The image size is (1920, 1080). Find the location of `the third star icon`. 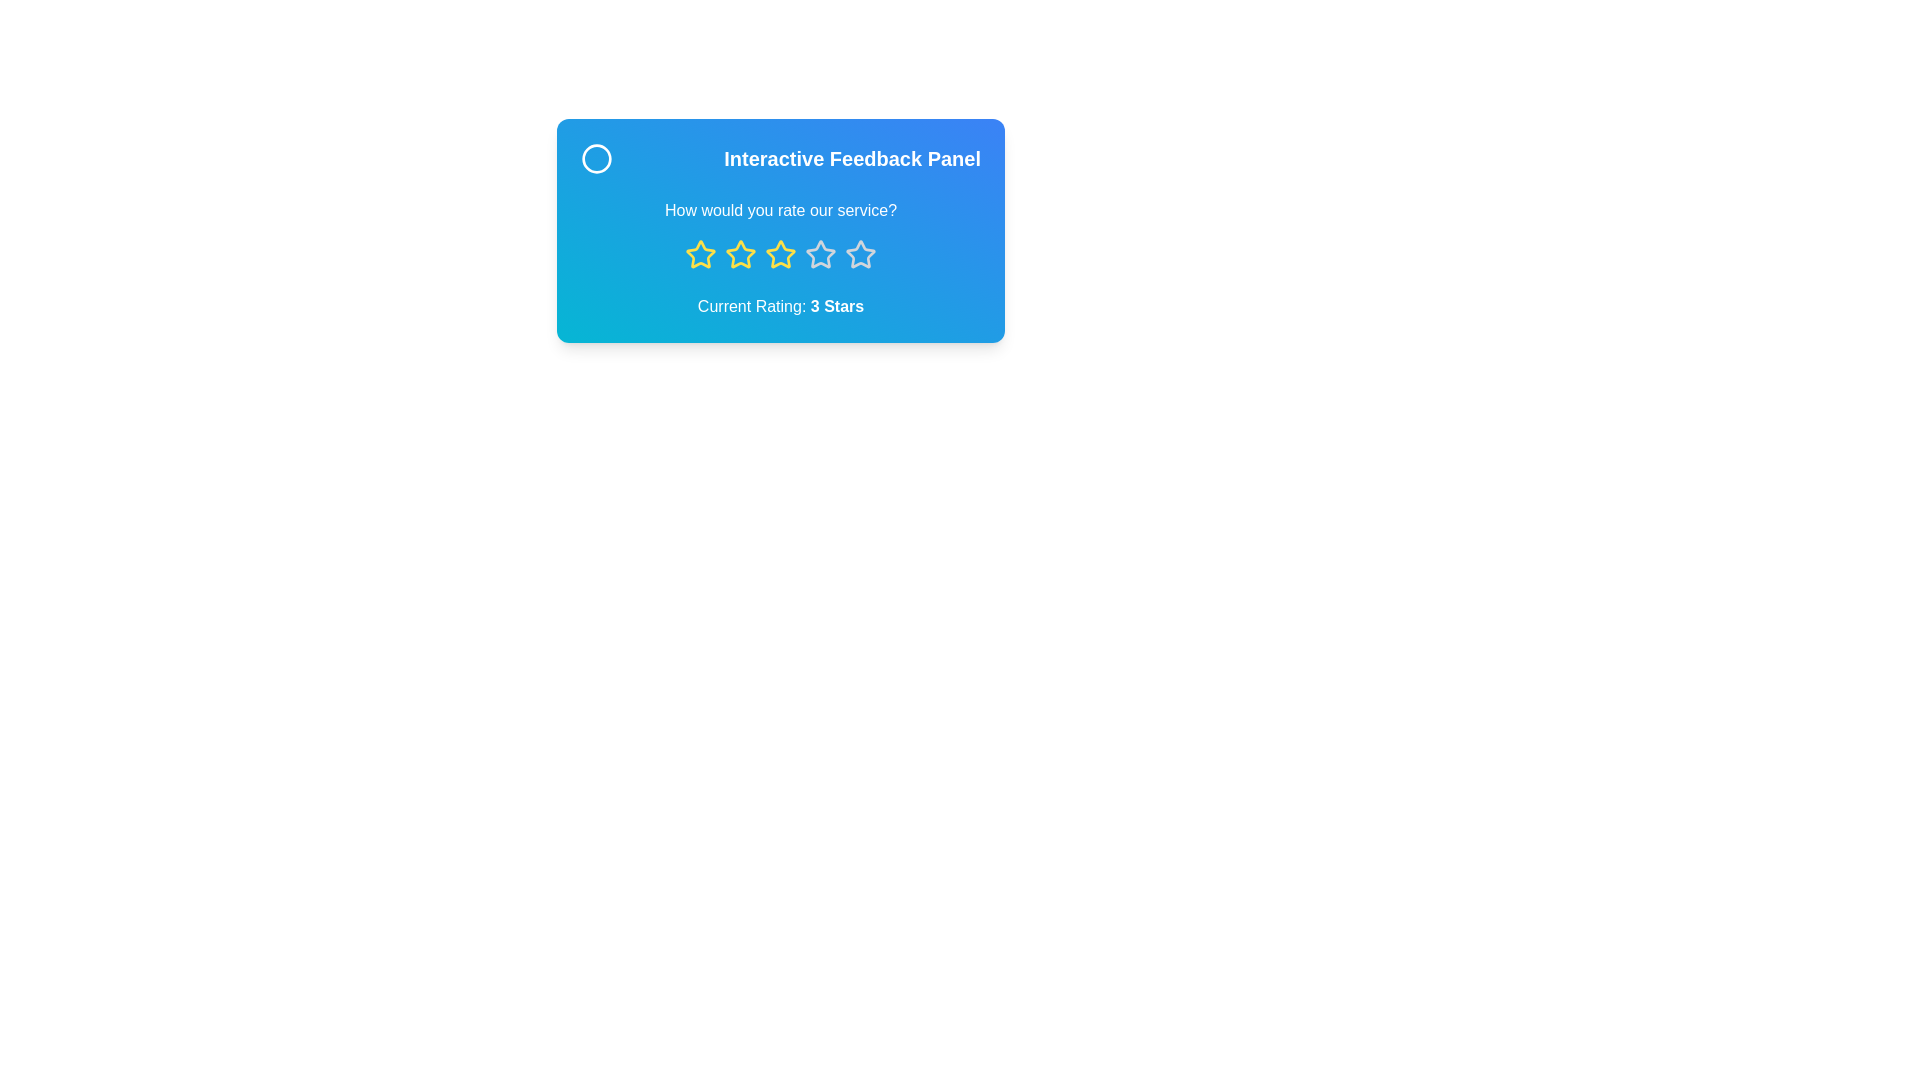

the third star icon is located at coordinates (780, 253).